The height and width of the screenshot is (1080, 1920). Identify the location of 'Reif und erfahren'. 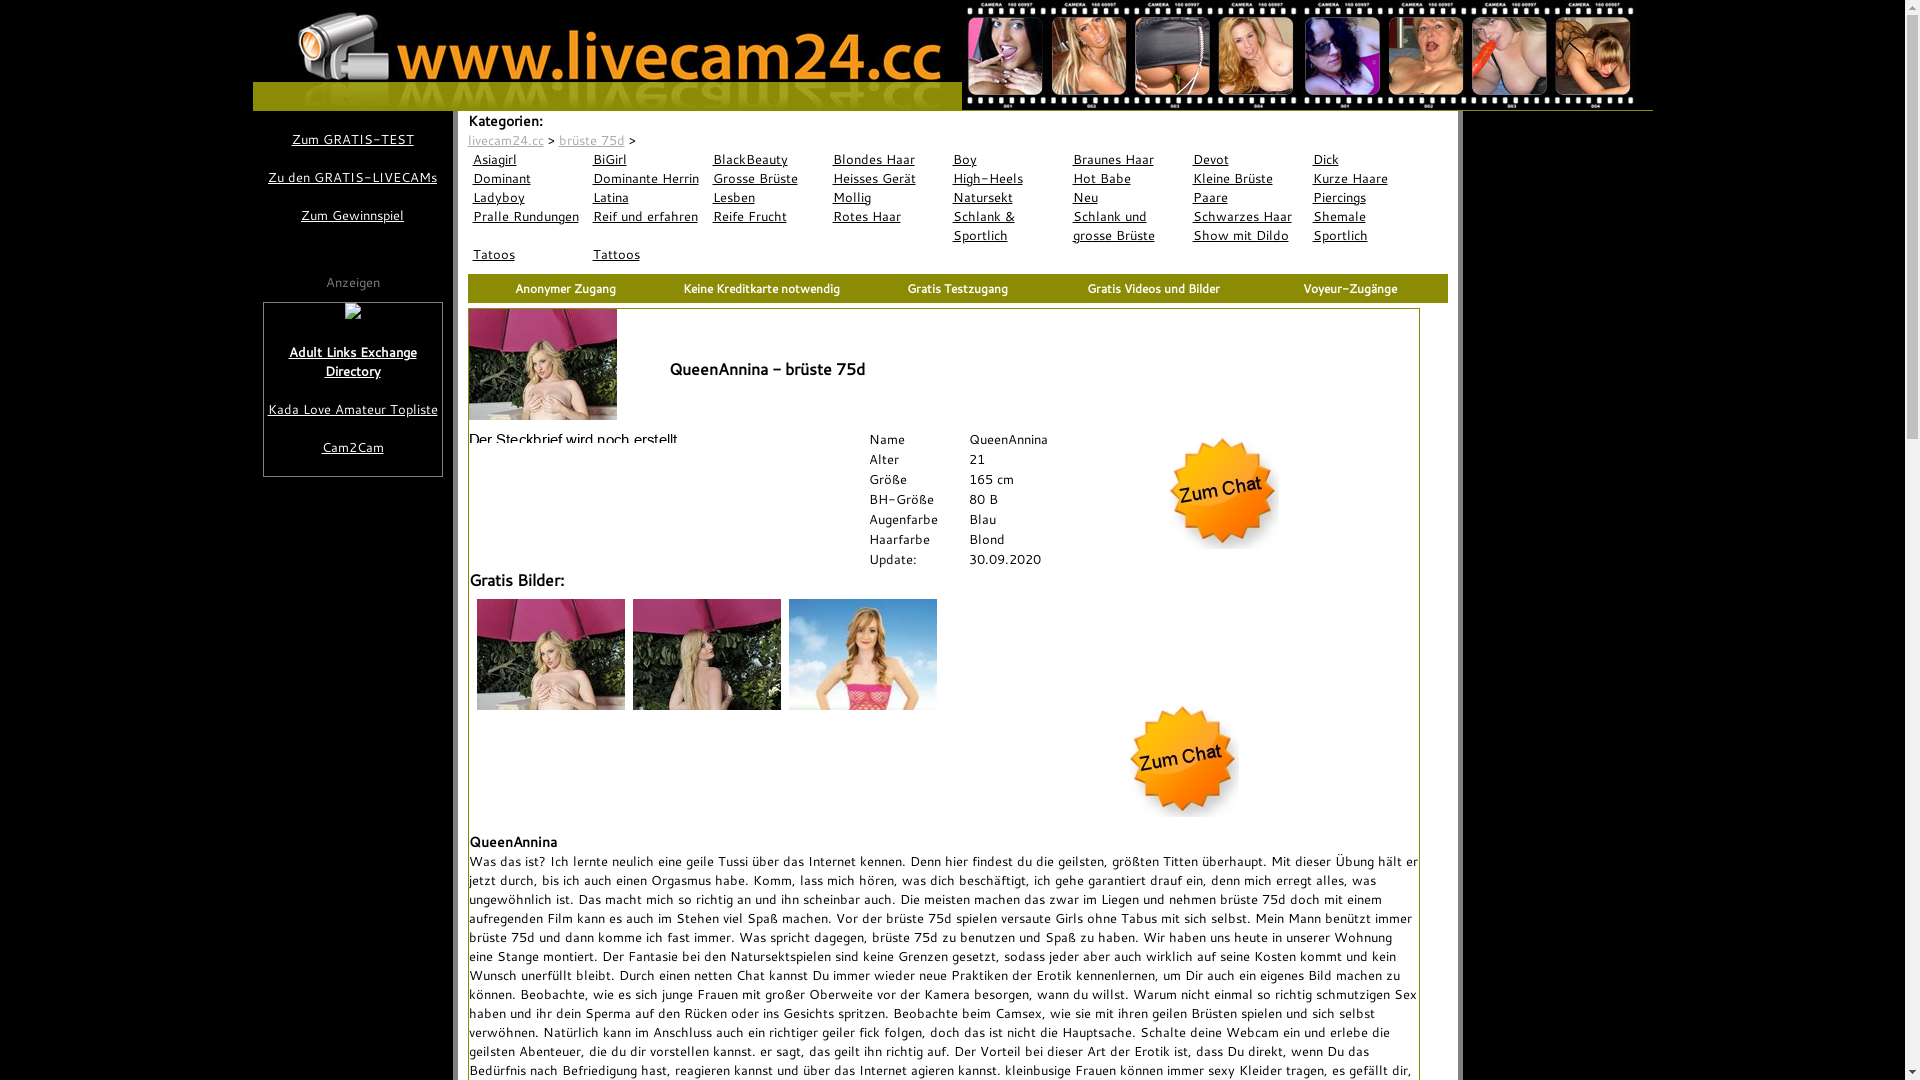
(648, 216).